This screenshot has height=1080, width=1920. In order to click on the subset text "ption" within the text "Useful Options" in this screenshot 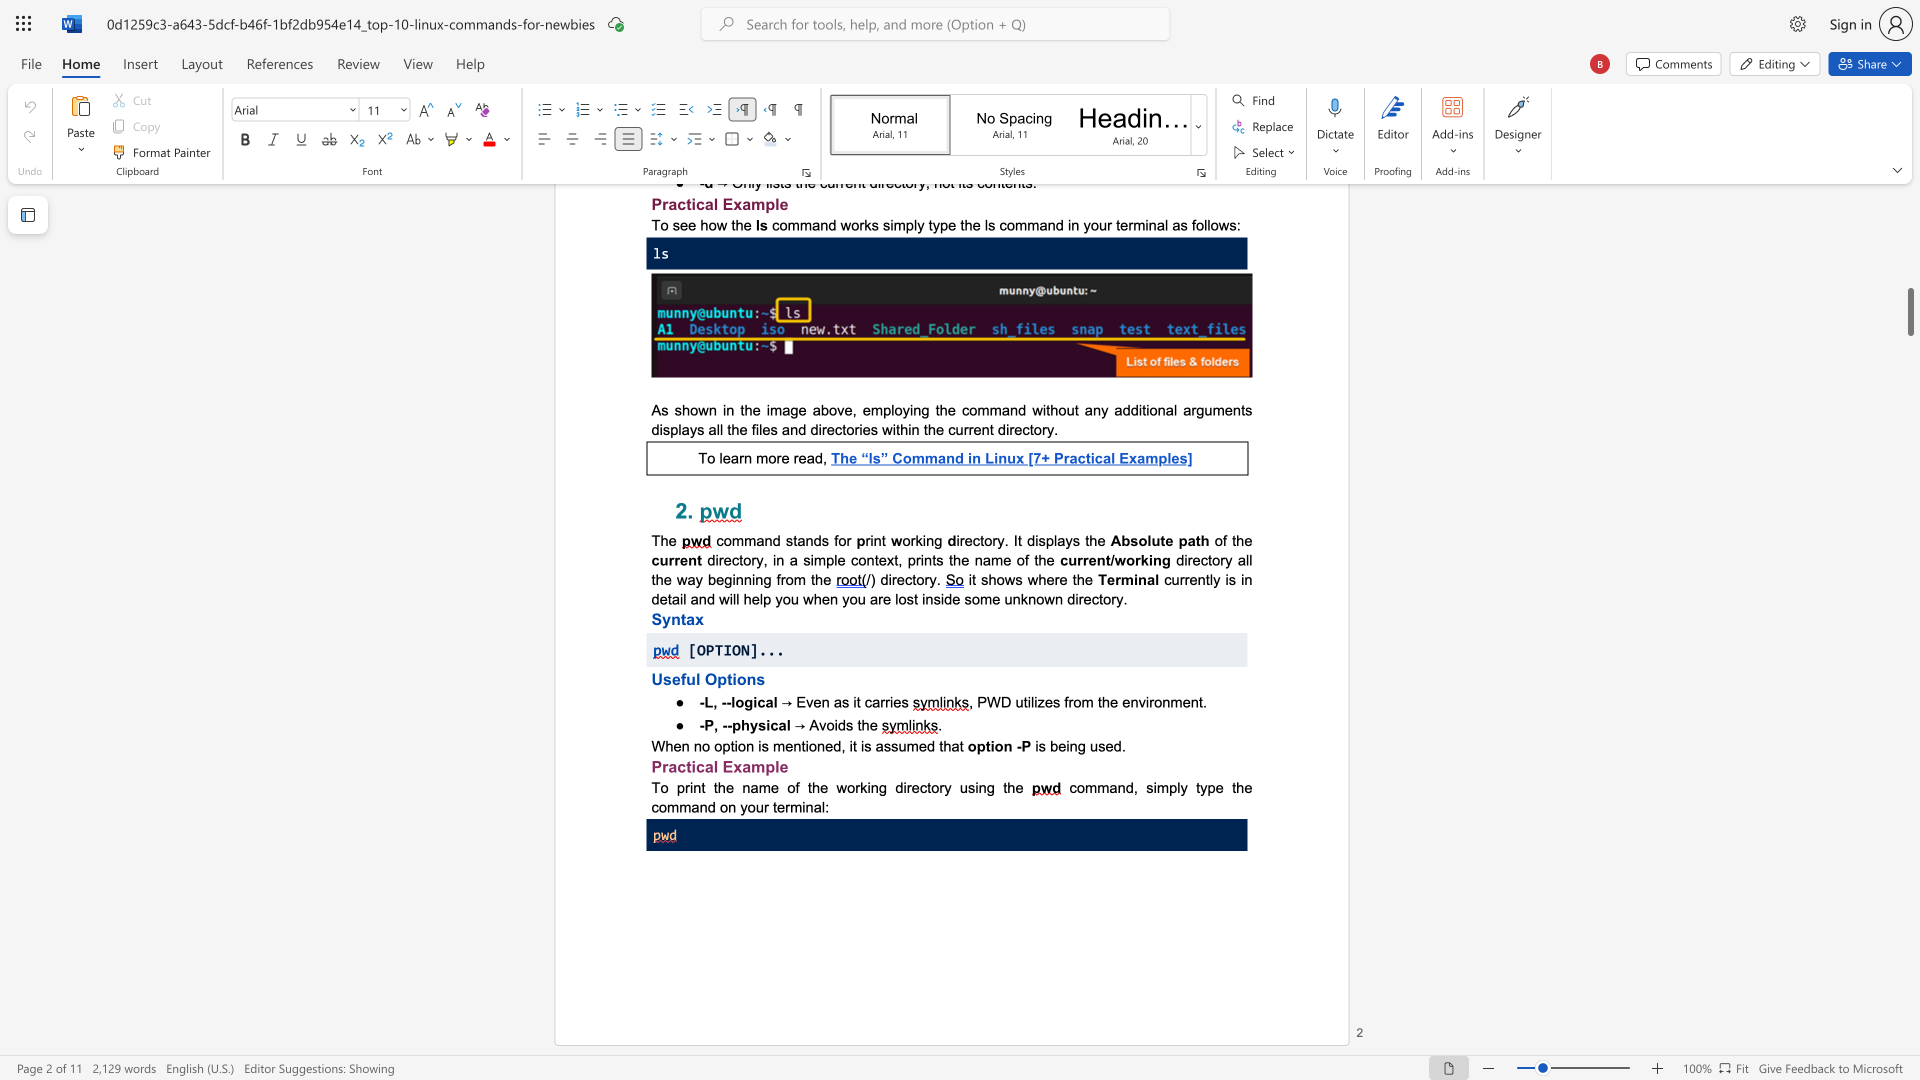, I will do `click(717, 678)`.